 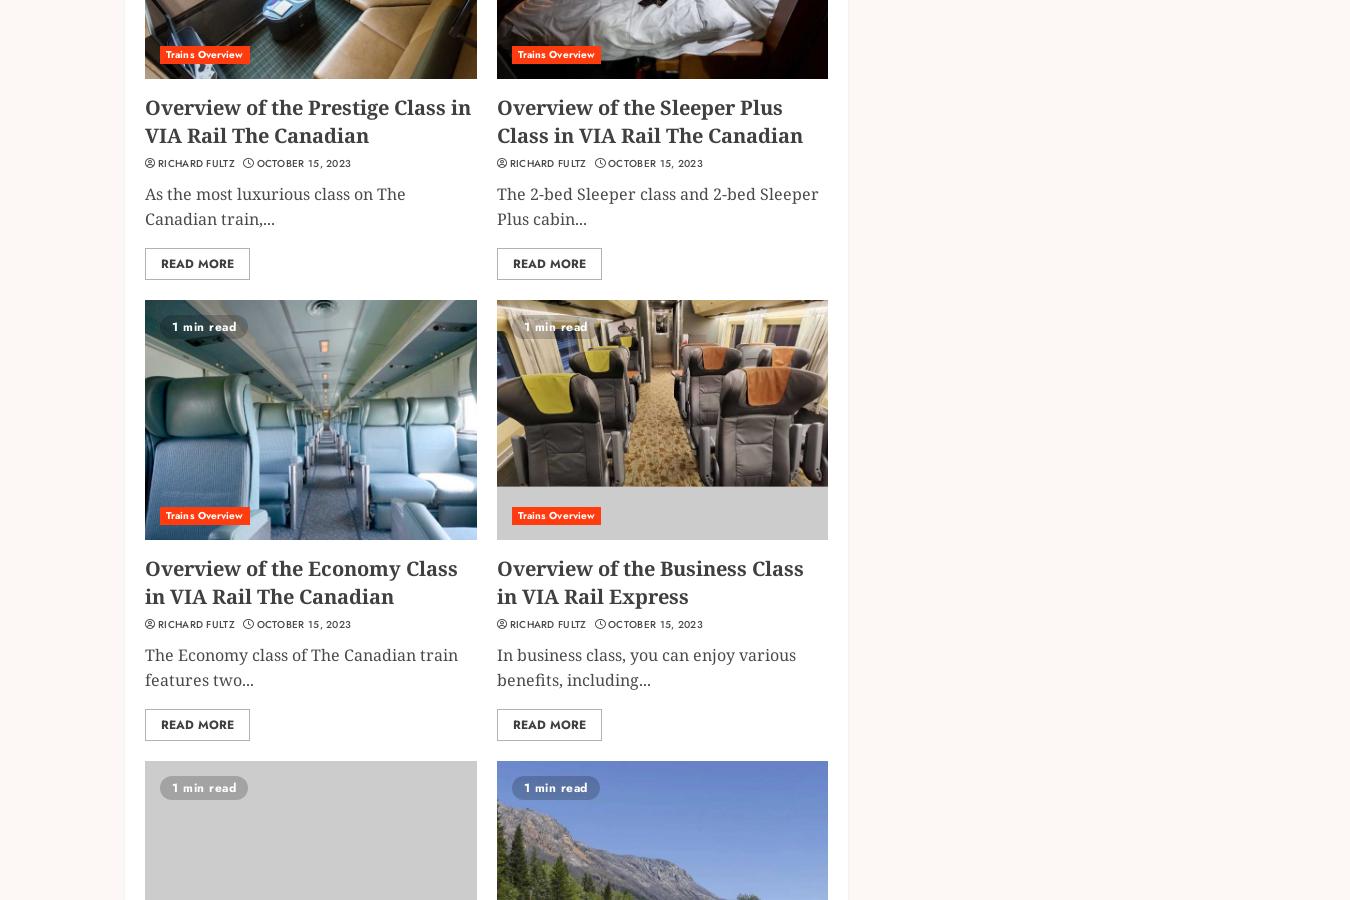 What do you see at coordinates (144, 666) in the screenshot?
I see `'The Economy class of The Canadian train features two...'` at bounding box center [144, 666].